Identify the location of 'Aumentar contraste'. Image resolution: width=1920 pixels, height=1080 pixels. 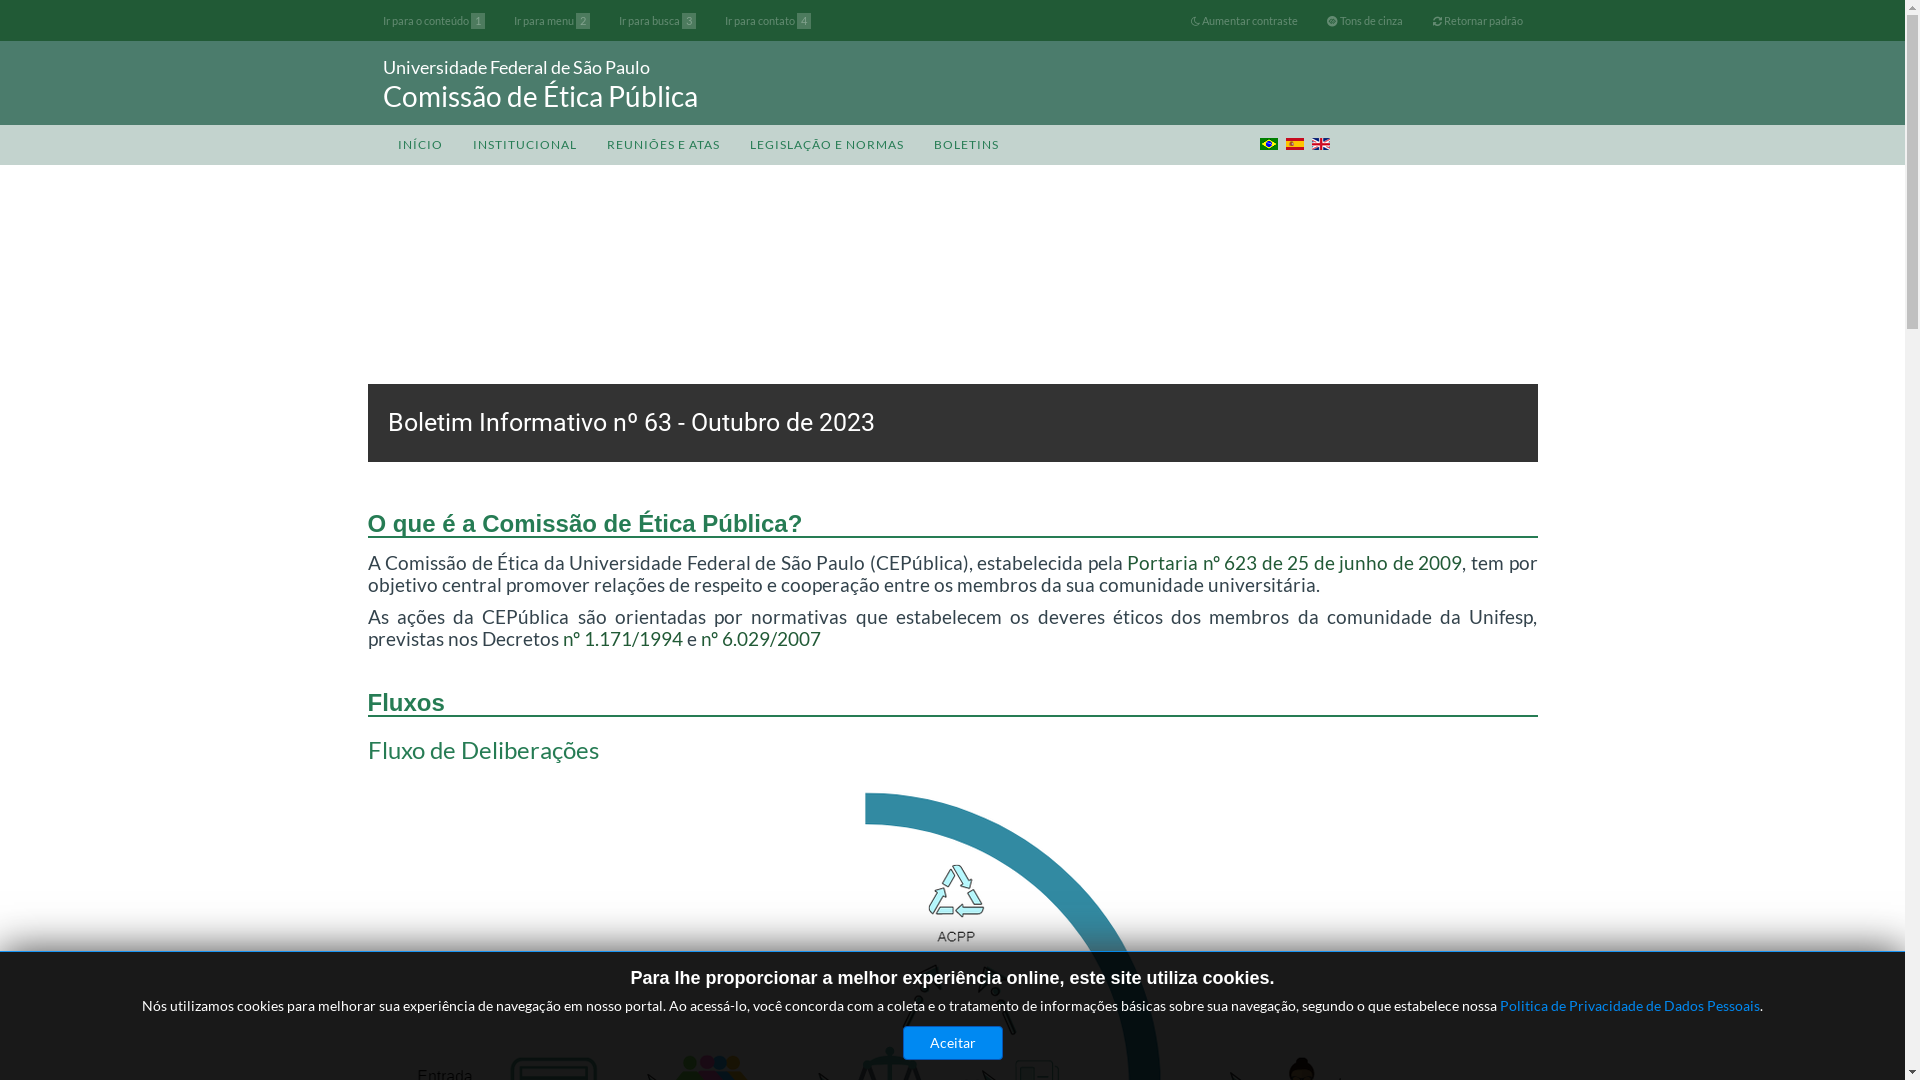
(1243, 20).